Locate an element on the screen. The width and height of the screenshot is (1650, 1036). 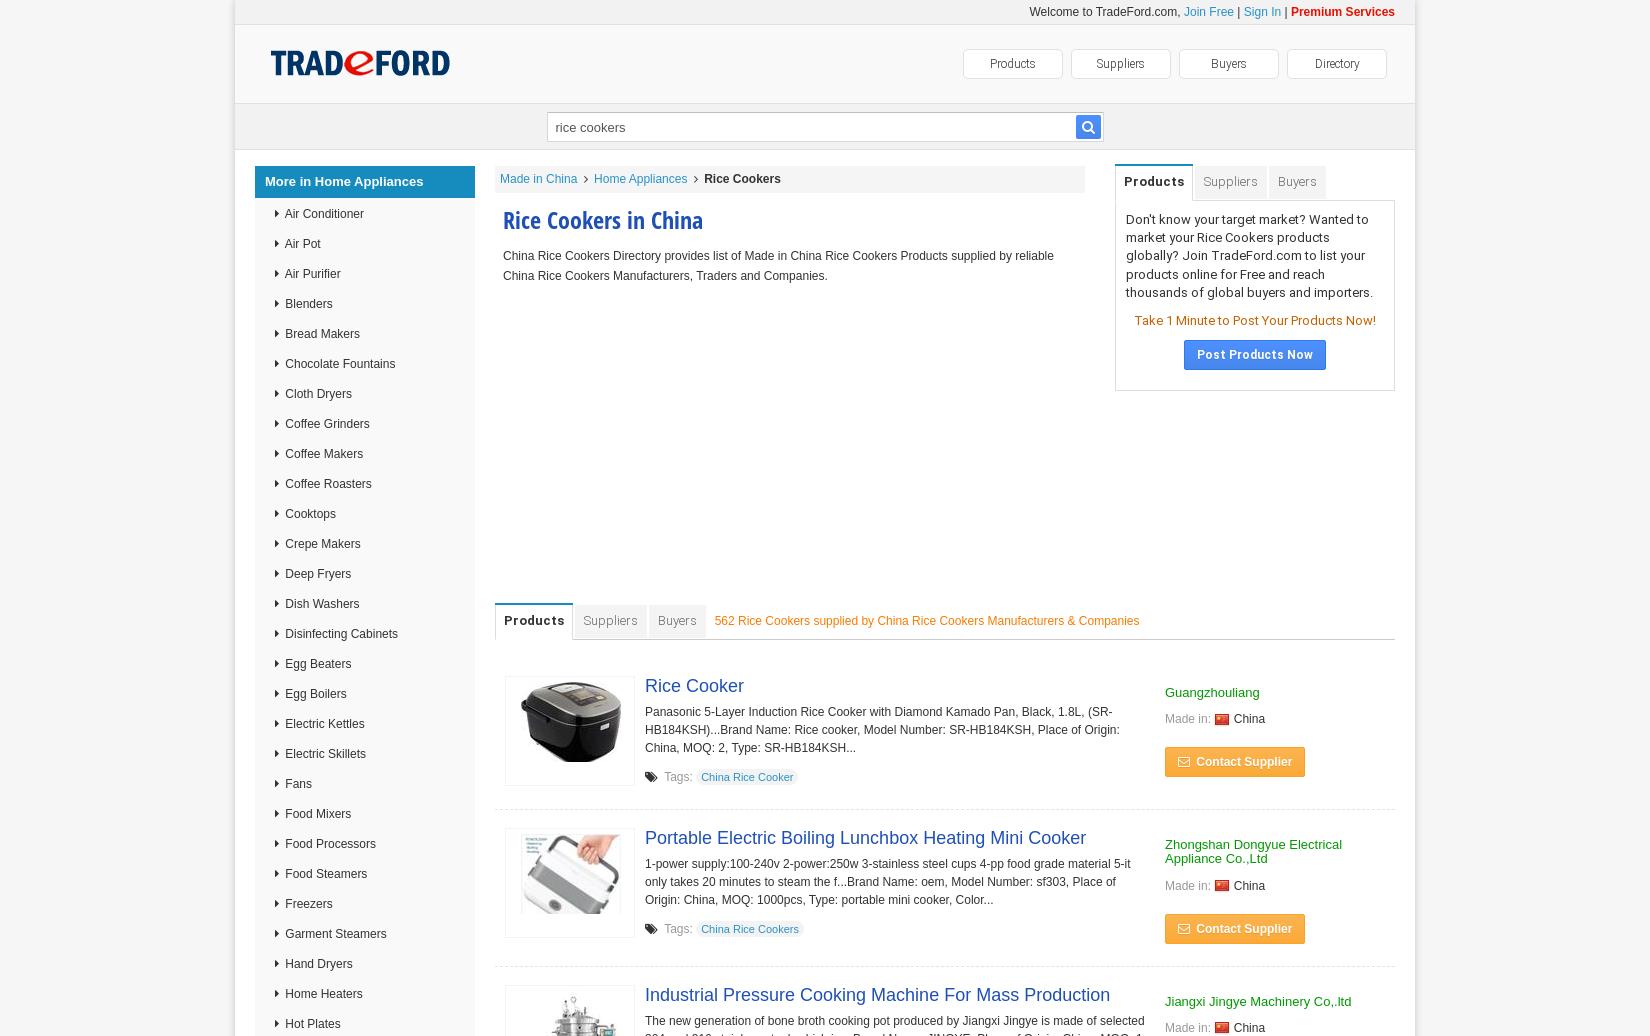
'Air Conditioner' is located at coordinates (323, 214).